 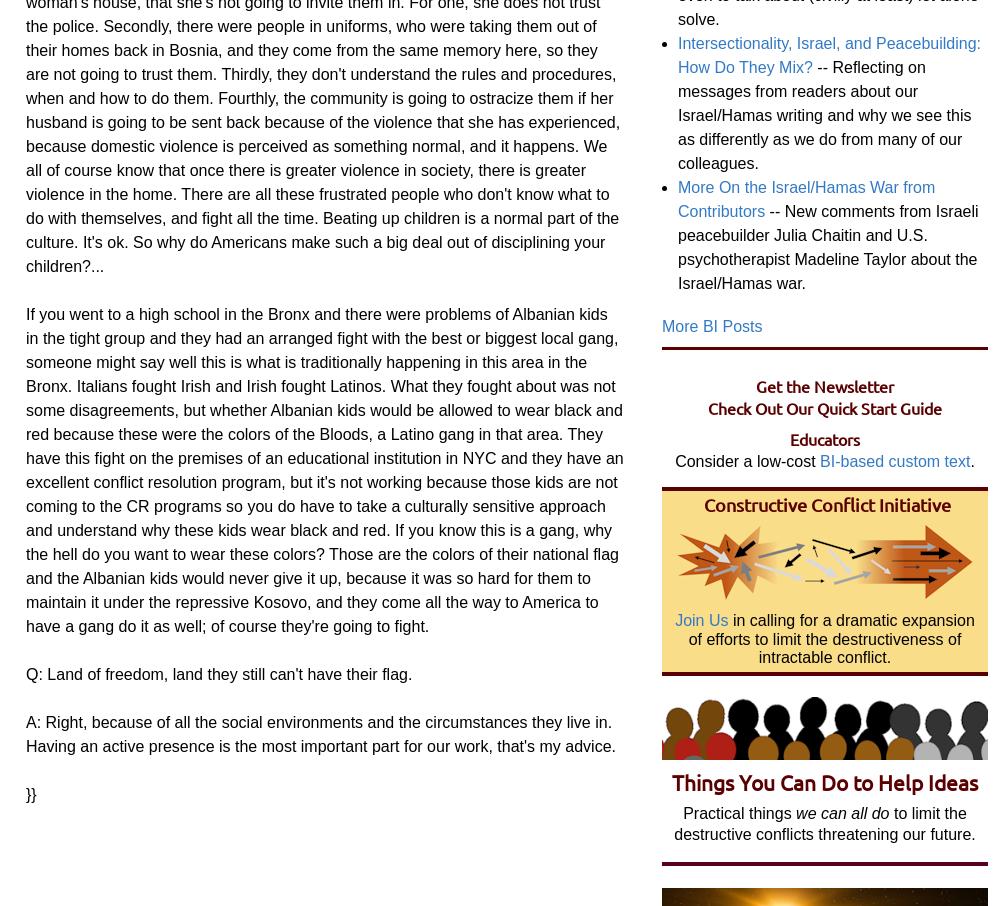 What do you see at coordinates (31, 794) in the screenshot?
I see `'}}'` at bounding box center [31, 794].